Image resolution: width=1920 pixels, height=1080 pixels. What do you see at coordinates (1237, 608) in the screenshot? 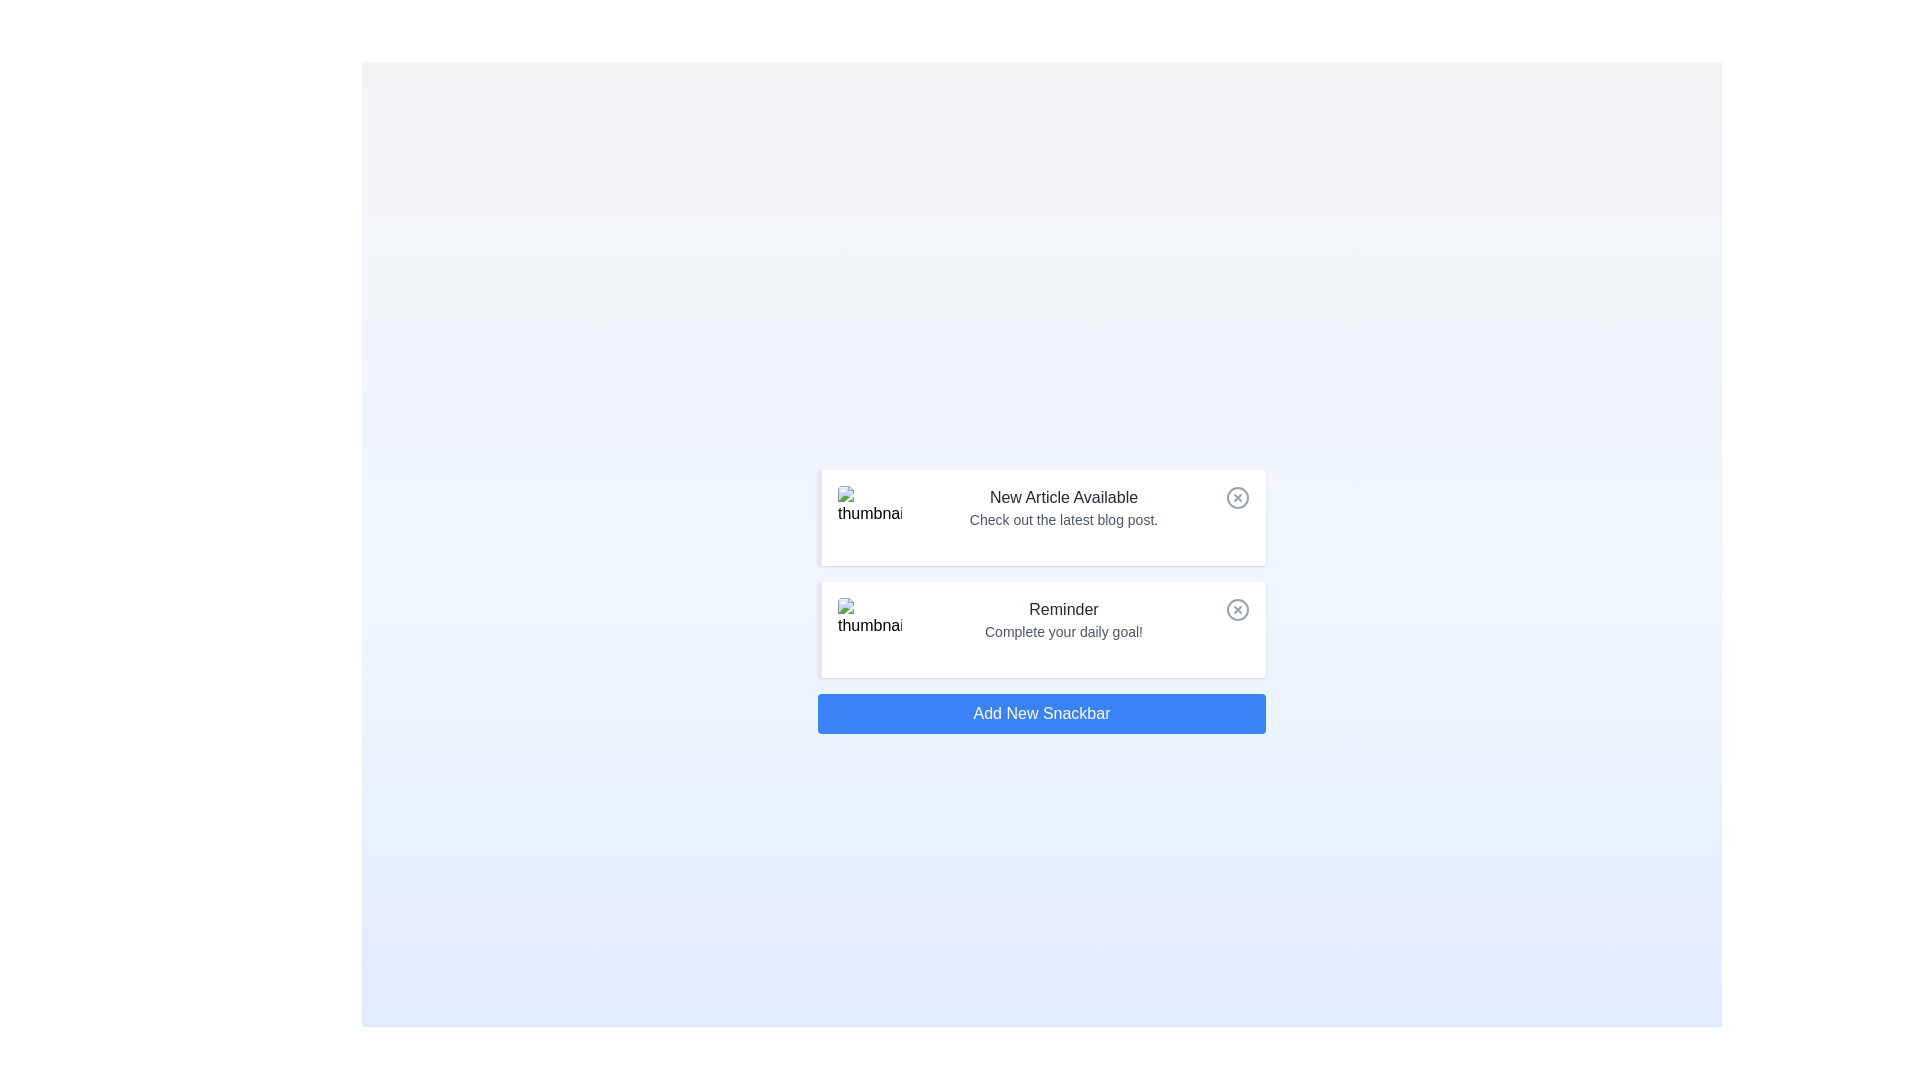
I see `the dismiss button for the notification with title 'Reminder'` at bounding box center [1237, 608].